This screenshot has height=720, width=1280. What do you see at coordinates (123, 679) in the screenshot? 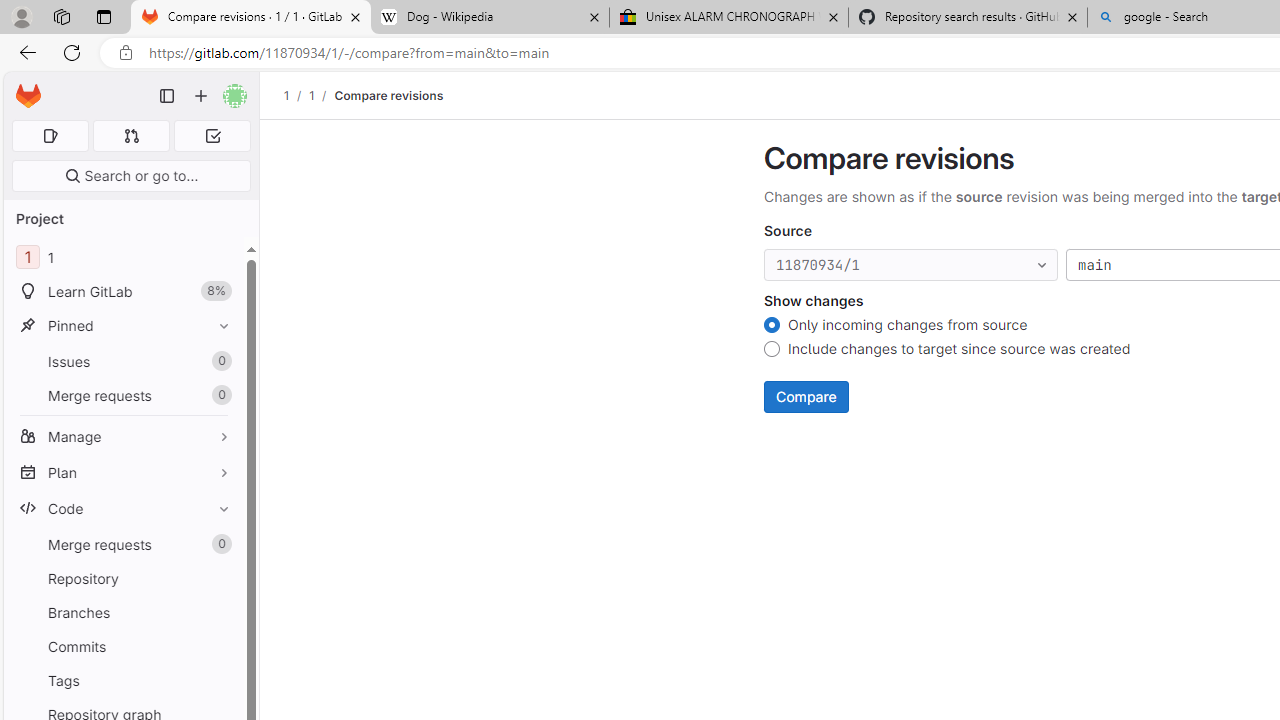
I see `'Tags'` at bounding box center [123, 679].